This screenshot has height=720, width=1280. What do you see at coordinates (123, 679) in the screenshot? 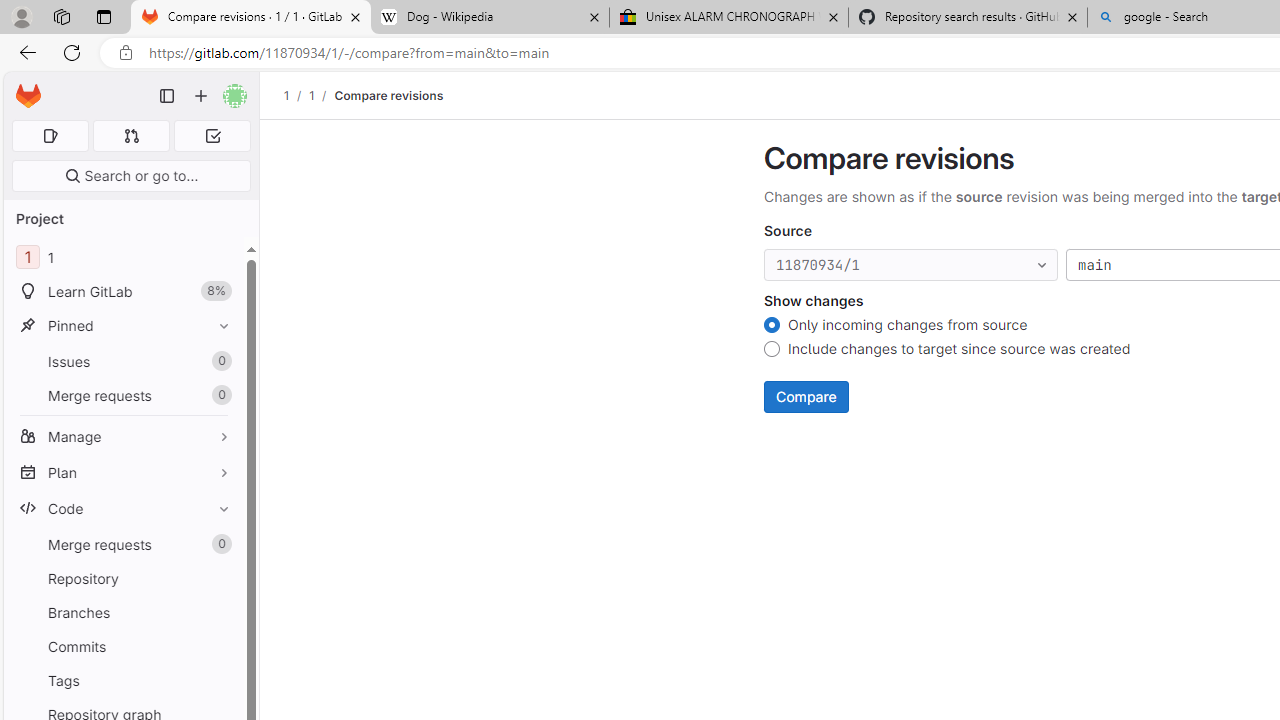
I see `'Tags'` at bounding box center [123, 679].